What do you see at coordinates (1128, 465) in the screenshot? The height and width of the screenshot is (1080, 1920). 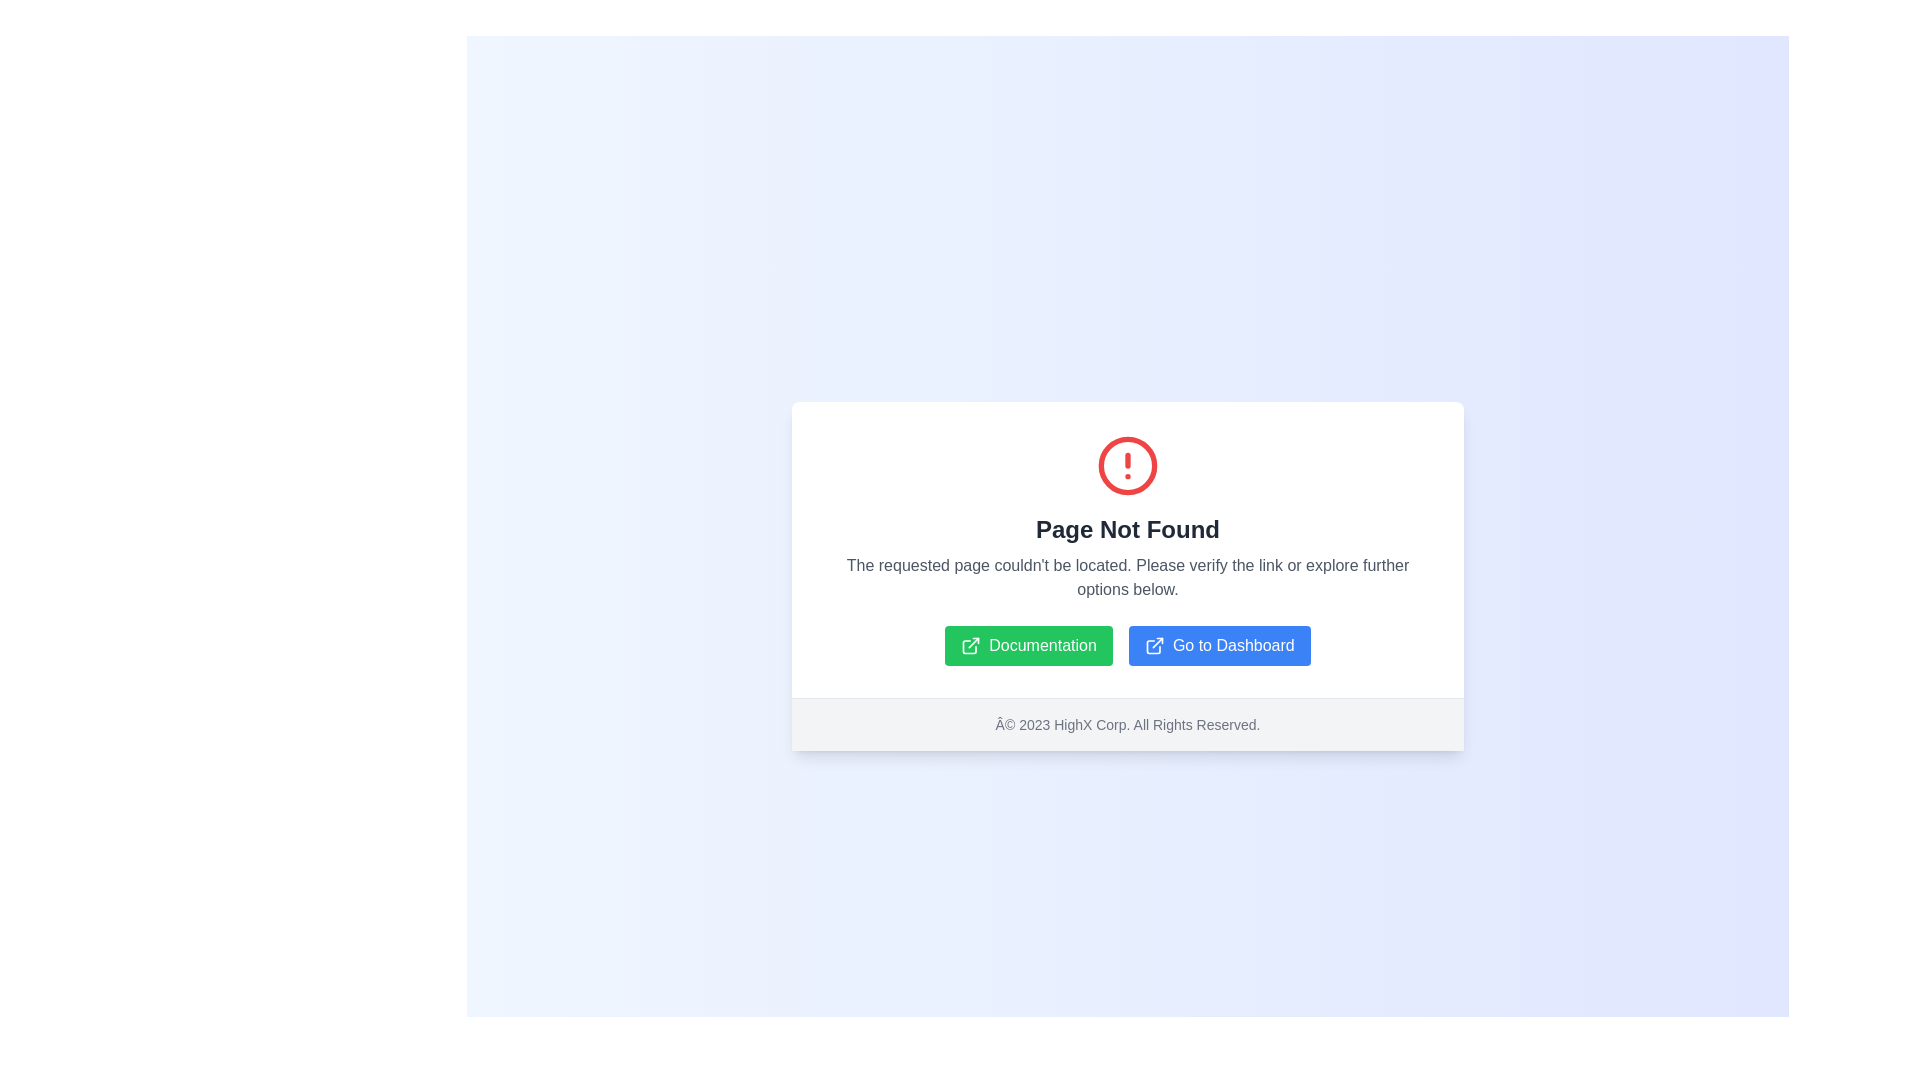 I see `the alert icon located at the top of the 'Page Not Found' card, which highlights the error message below` at bounding box center [1128, 465].